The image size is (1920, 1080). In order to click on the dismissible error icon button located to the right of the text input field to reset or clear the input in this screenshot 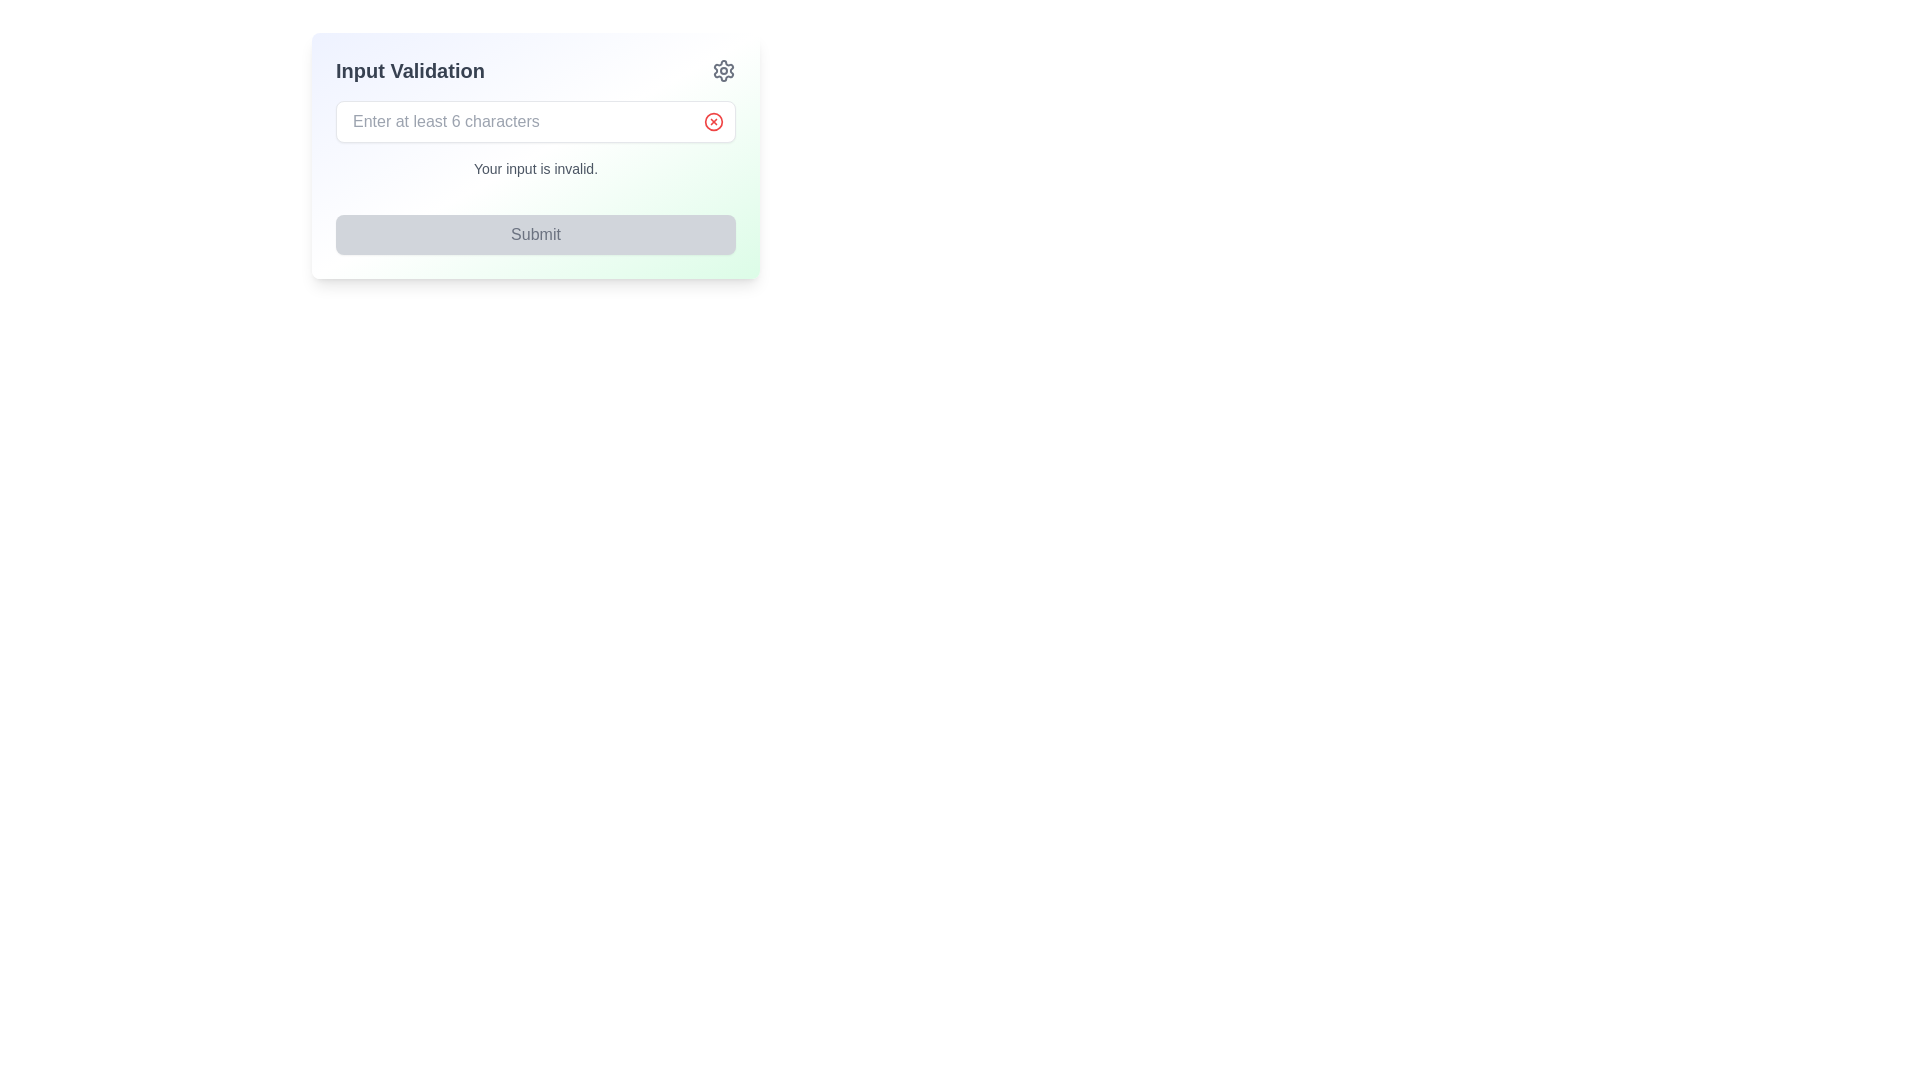, I will do `click(714, 122)`.